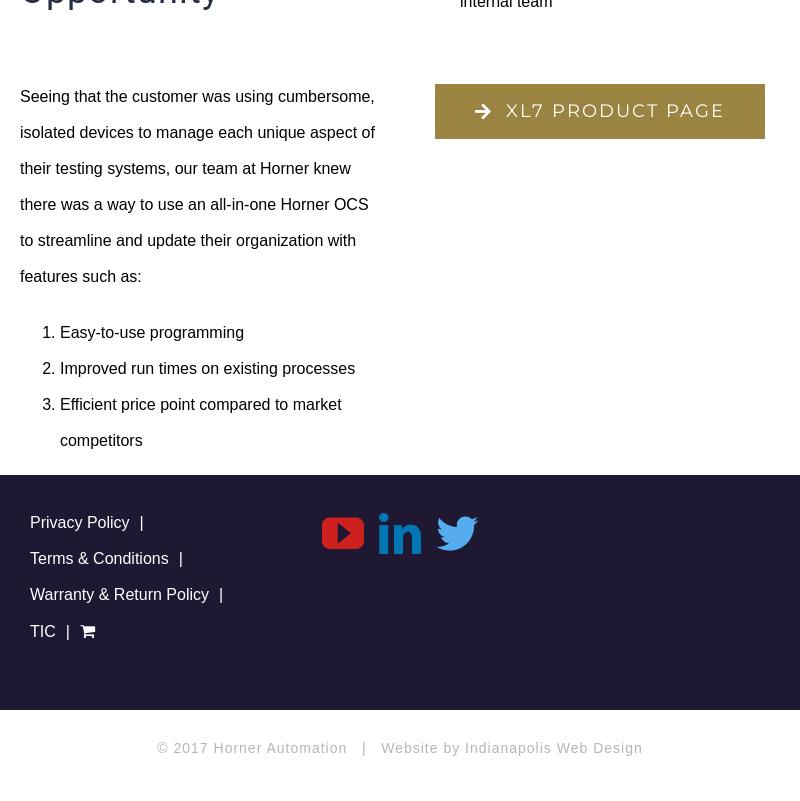  I want to click on 'Indianapolis Web Design', so click(553, 747).